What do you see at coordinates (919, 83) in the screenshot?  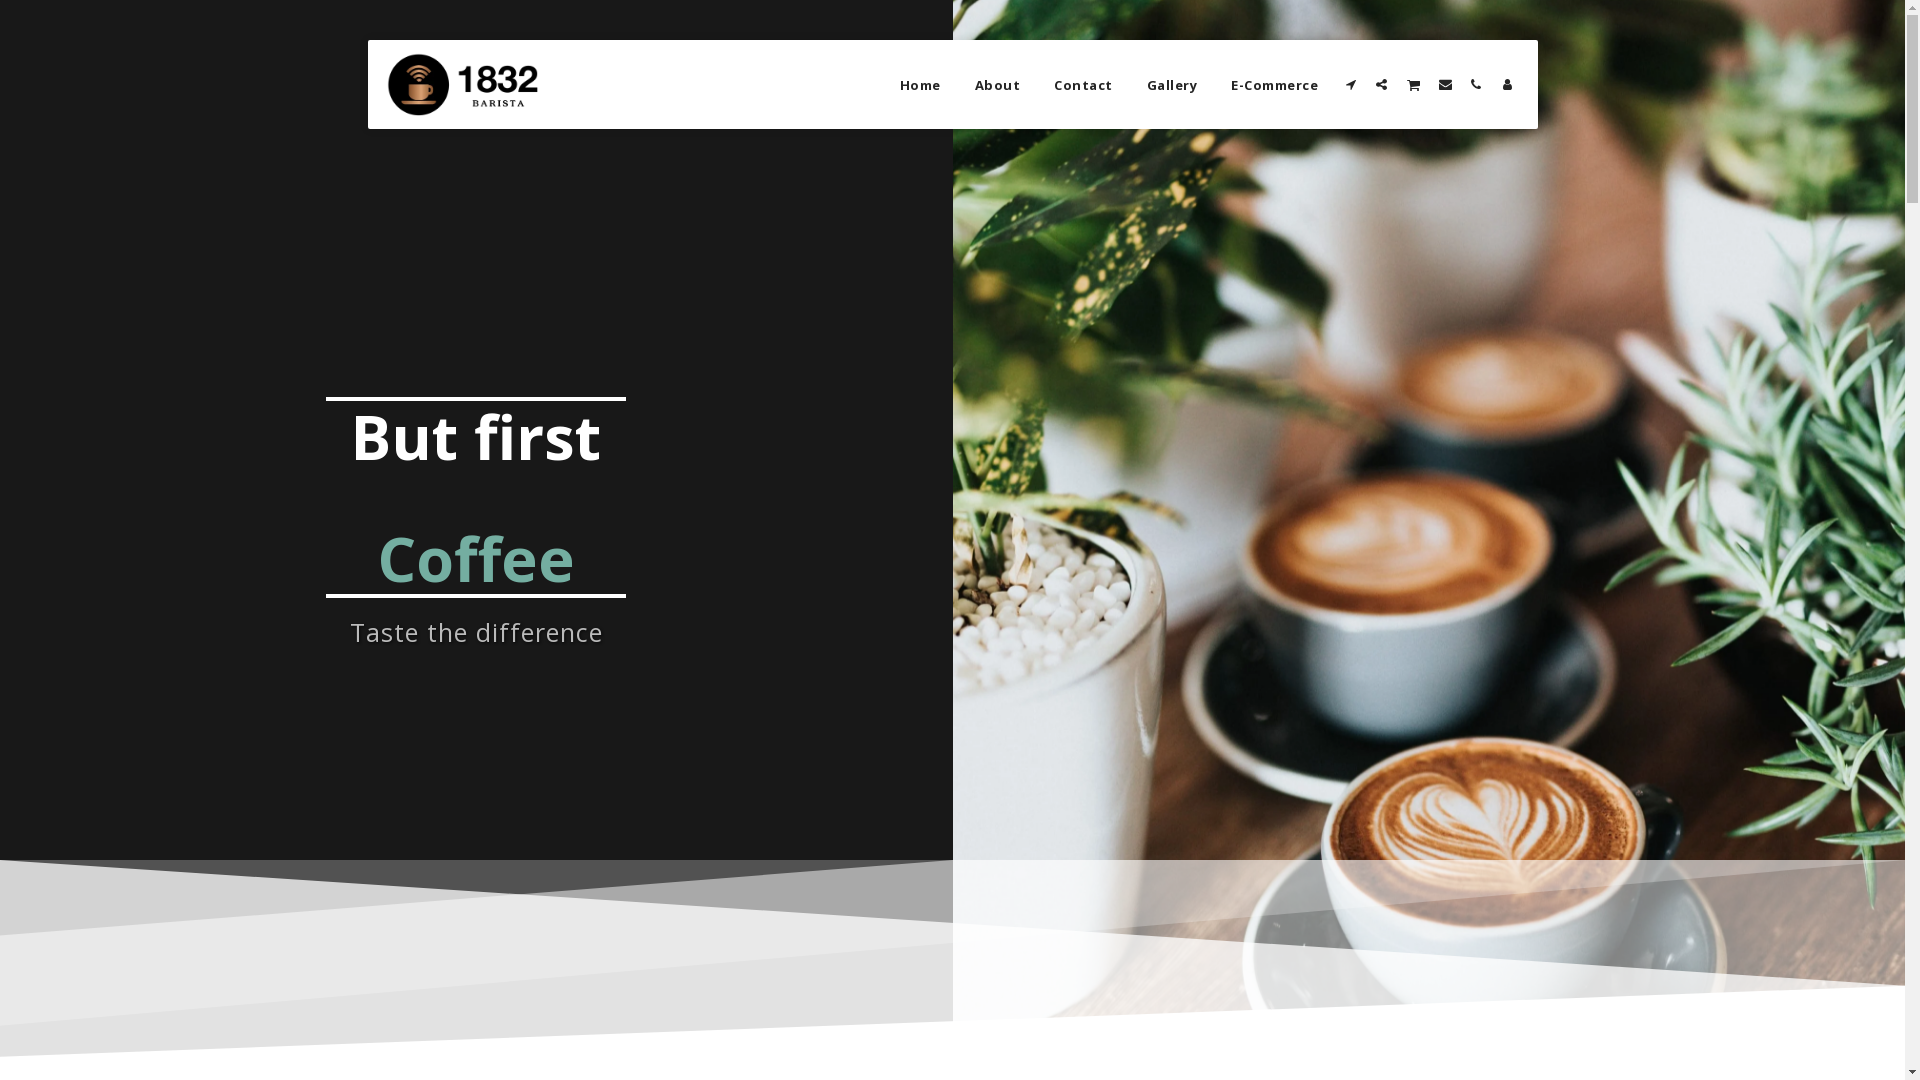 I see `'Home'` at bounding box center [919, 83].